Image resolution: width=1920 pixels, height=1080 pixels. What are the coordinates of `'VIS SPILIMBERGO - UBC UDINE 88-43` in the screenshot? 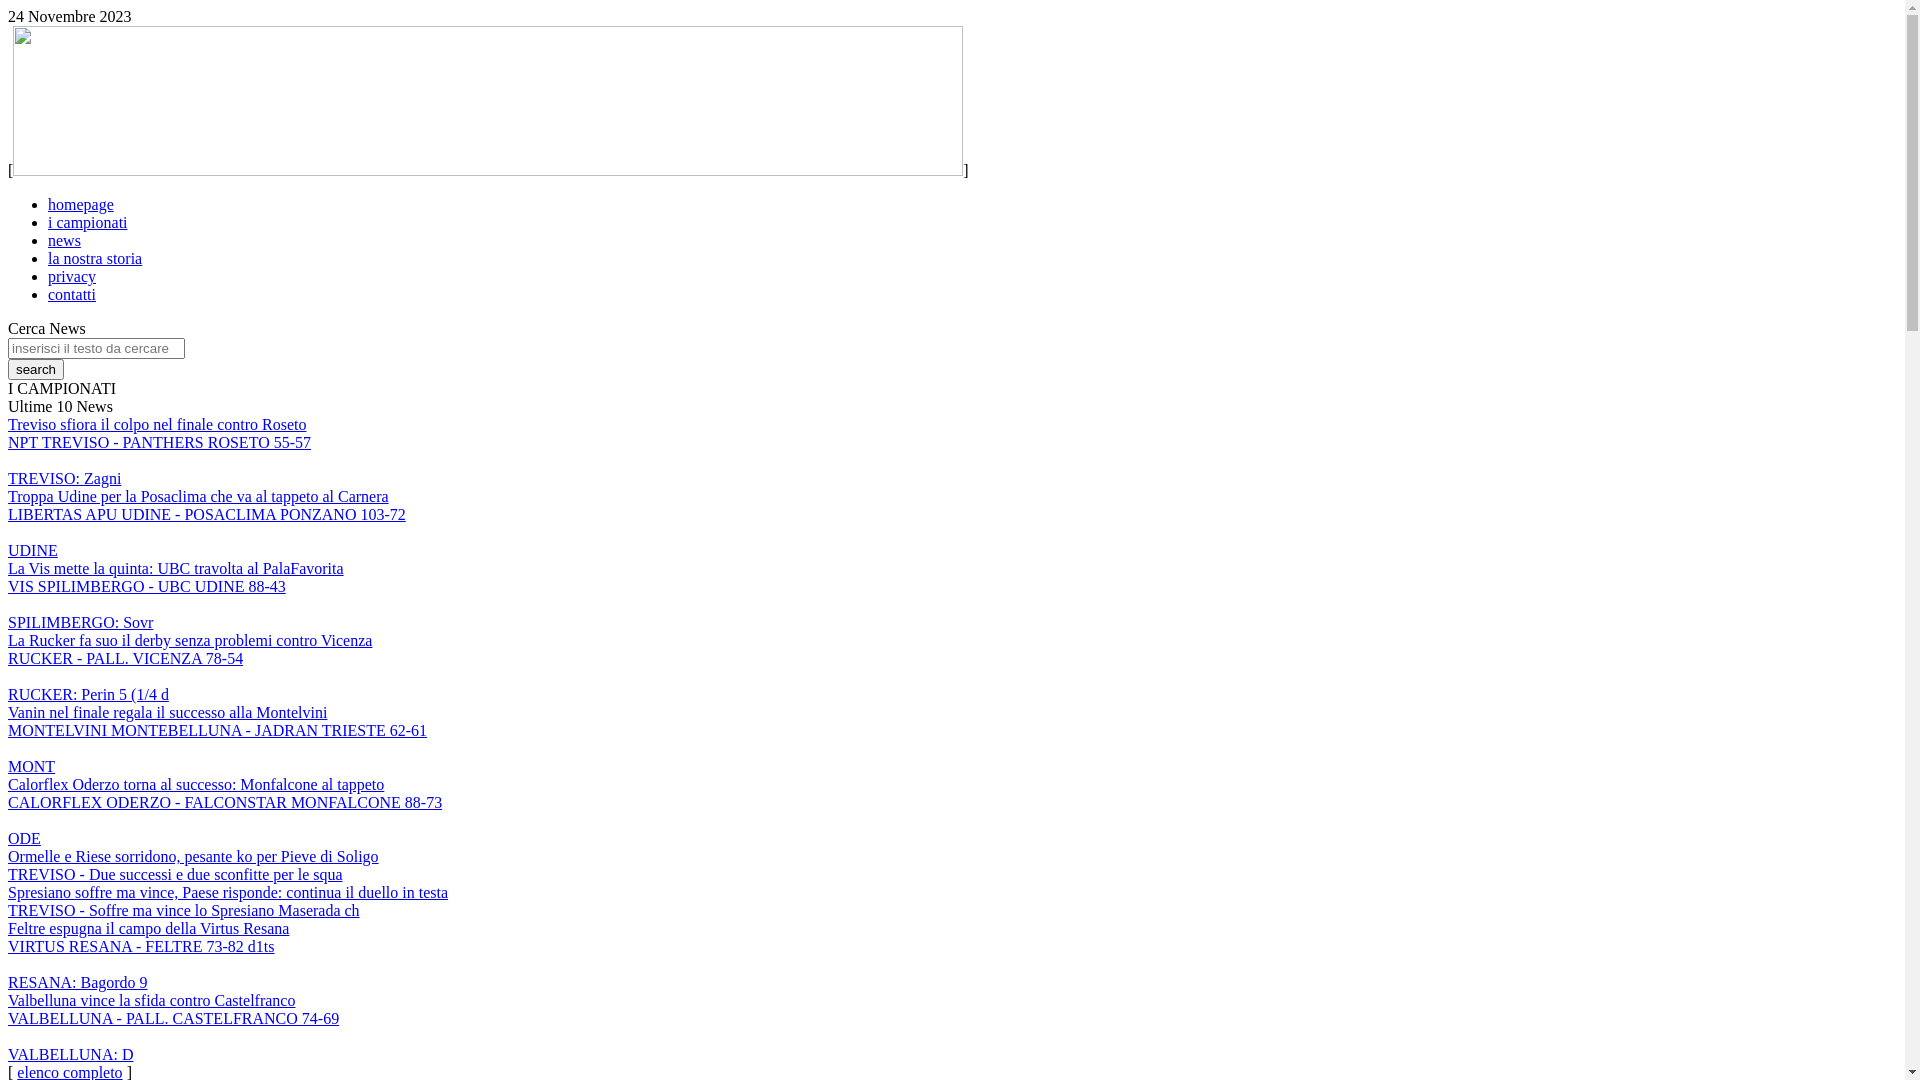 It's located at (146, 603).